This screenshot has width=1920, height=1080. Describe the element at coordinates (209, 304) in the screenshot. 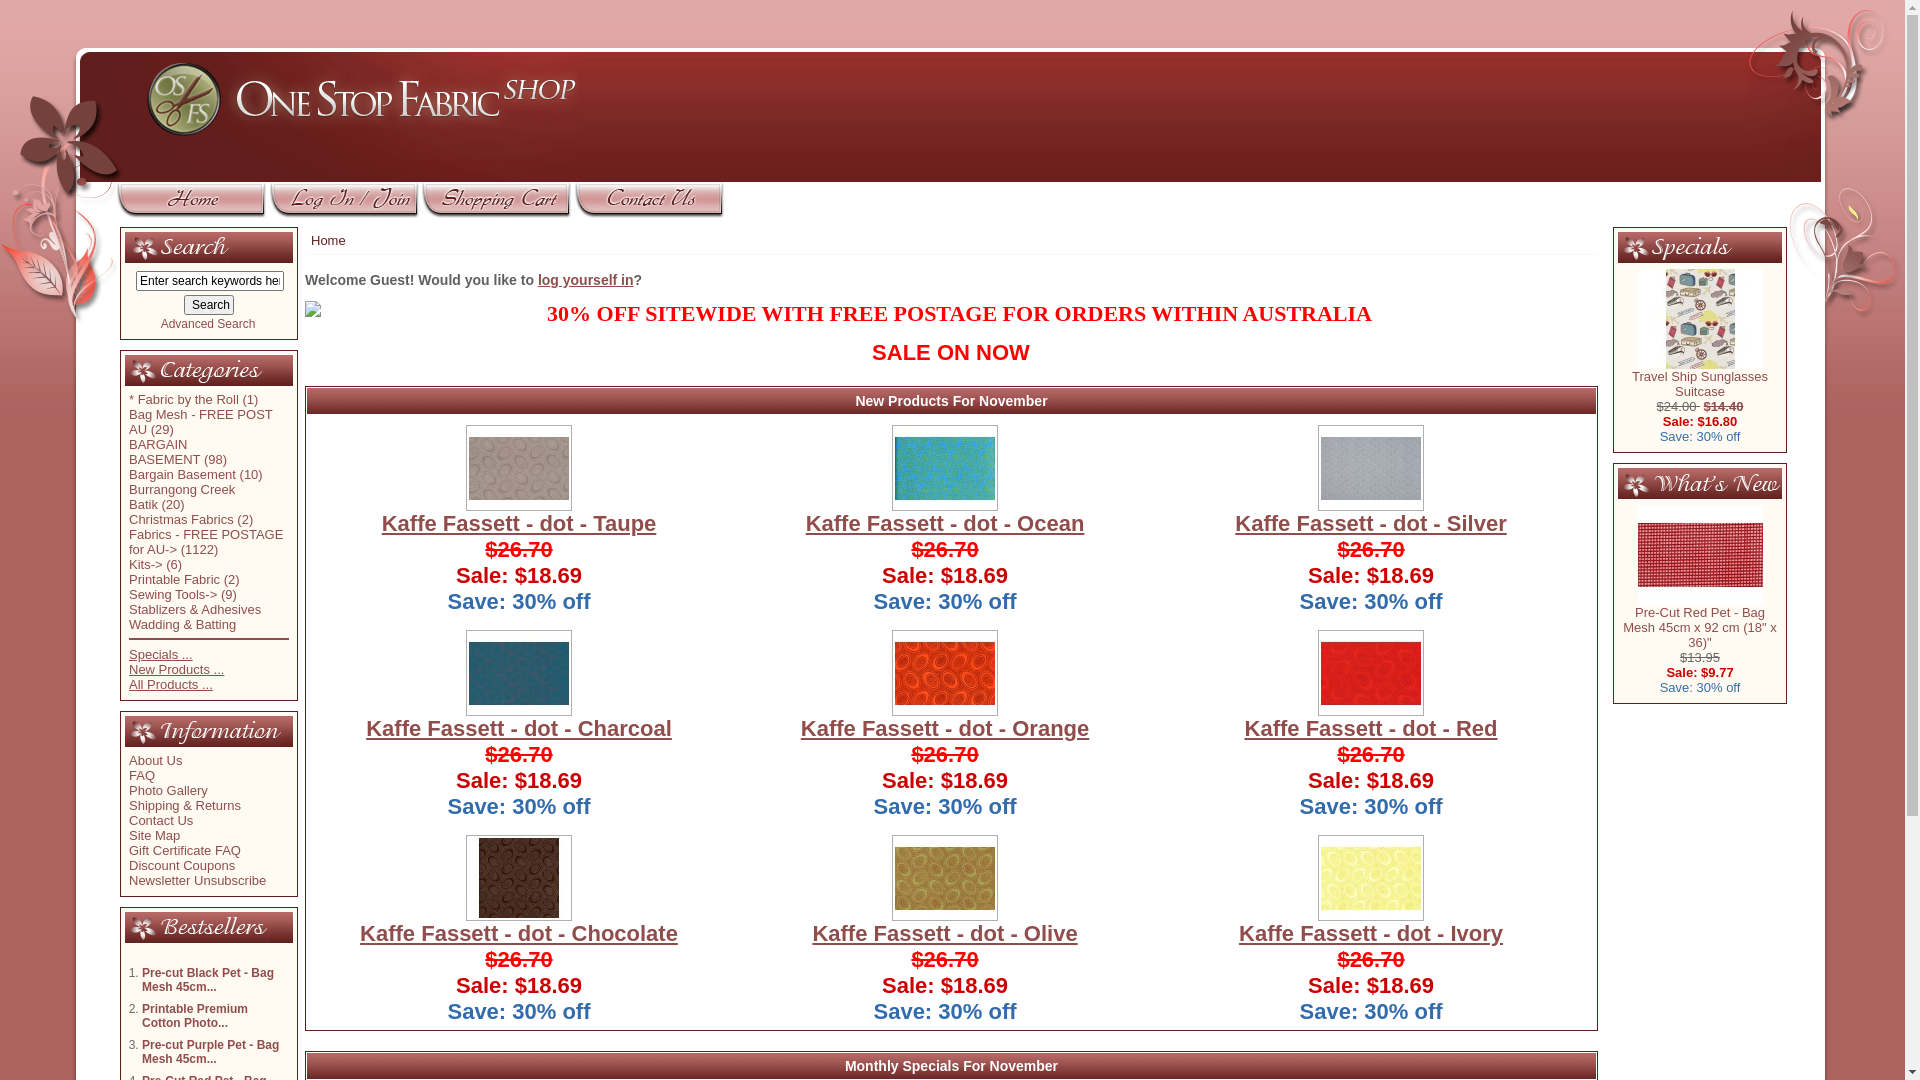

I see `'Search'` at that location.